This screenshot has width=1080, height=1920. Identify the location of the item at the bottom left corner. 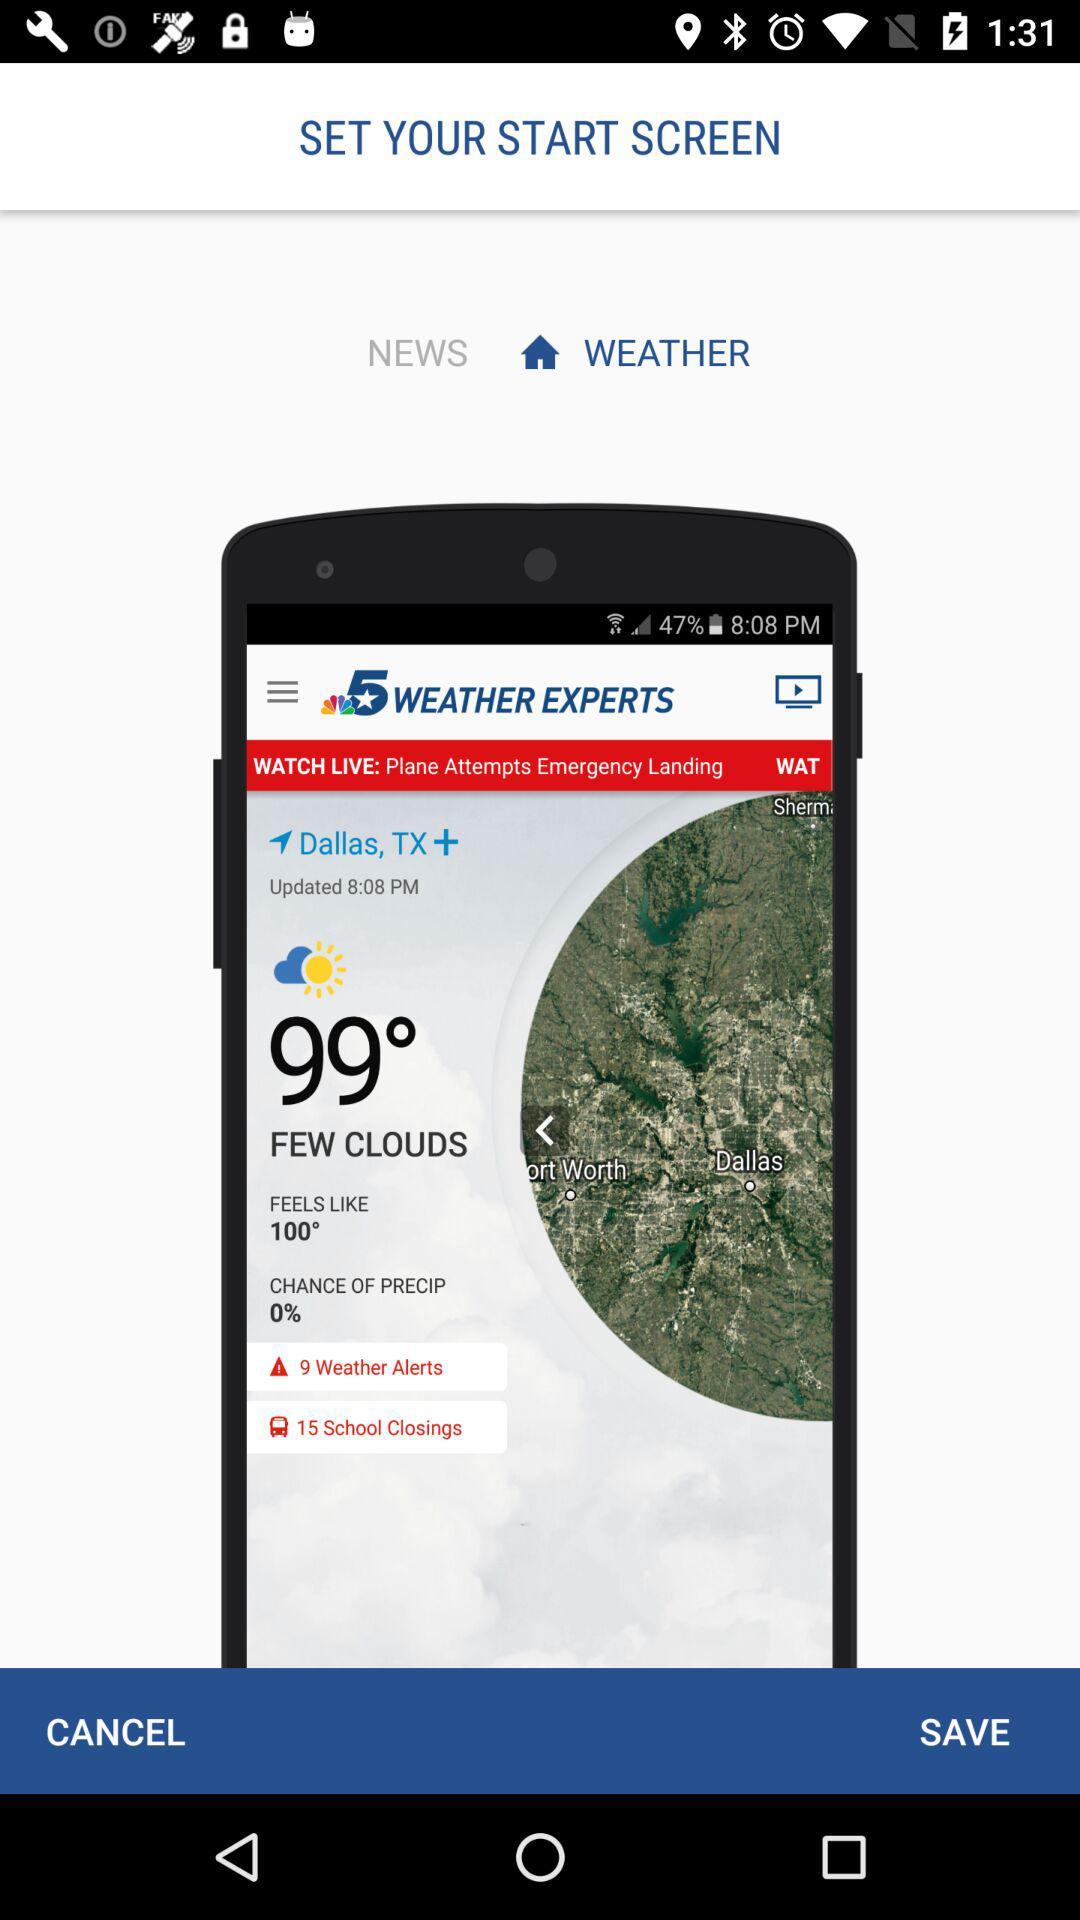
(115, 1730).